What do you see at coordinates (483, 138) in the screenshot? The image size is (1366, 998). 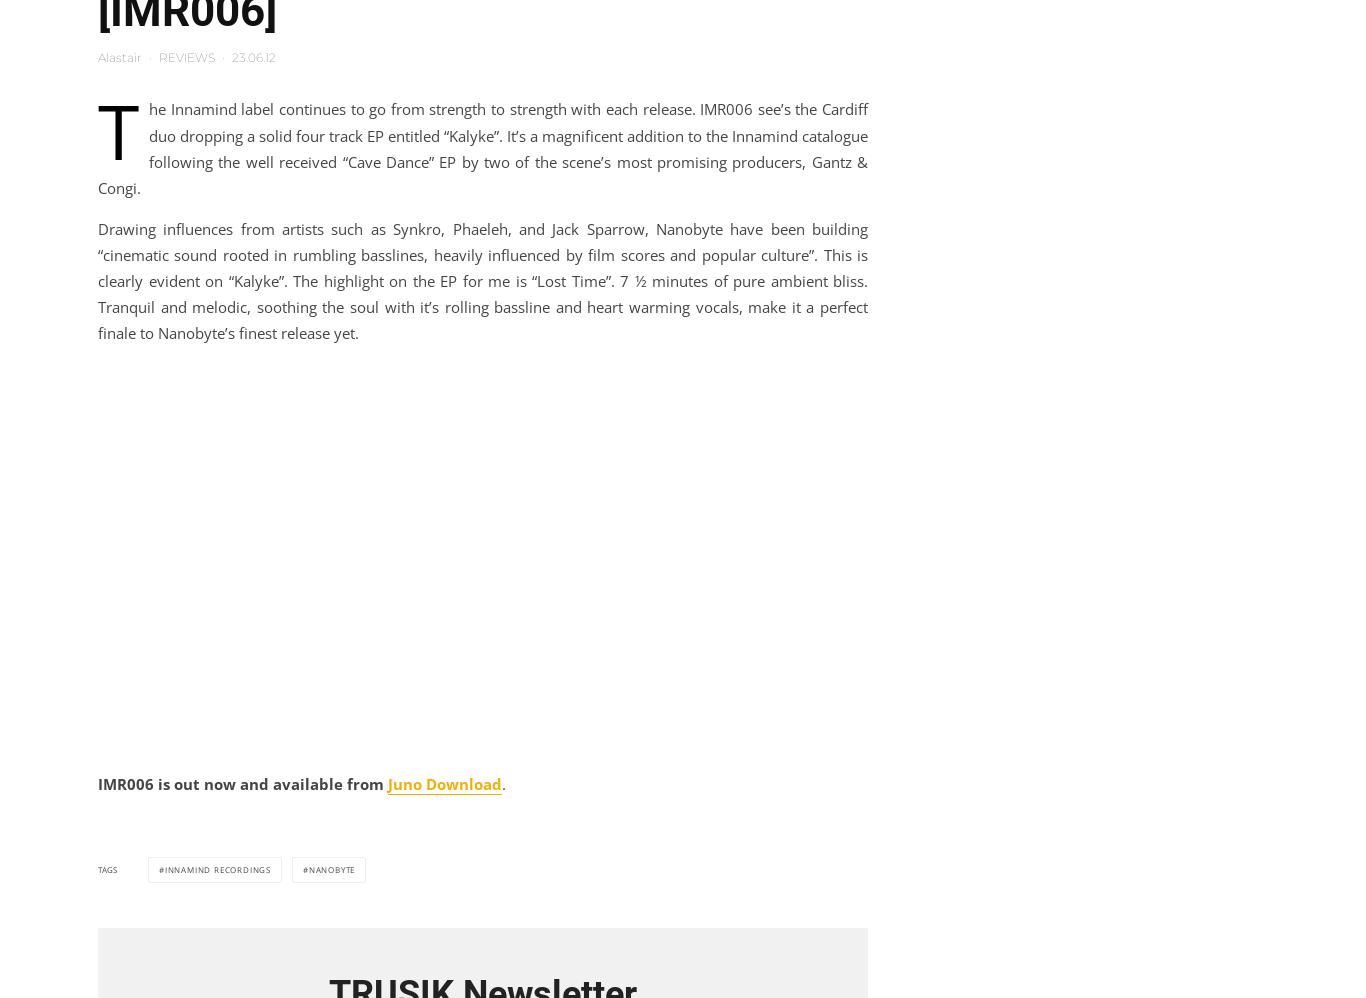 I see `'The Innamind label continues to go from strength to strength with each release. IMR006 see’s the Cardiff duo dropping a solid four track EP entitled “Kalyke”. It’s a magnificent addition to the Innamind catalogue following the well received “Cave Dance” EP by two of the scene’s most promising producers, Gantz & Congi.'` at bounding box center [483, 138].